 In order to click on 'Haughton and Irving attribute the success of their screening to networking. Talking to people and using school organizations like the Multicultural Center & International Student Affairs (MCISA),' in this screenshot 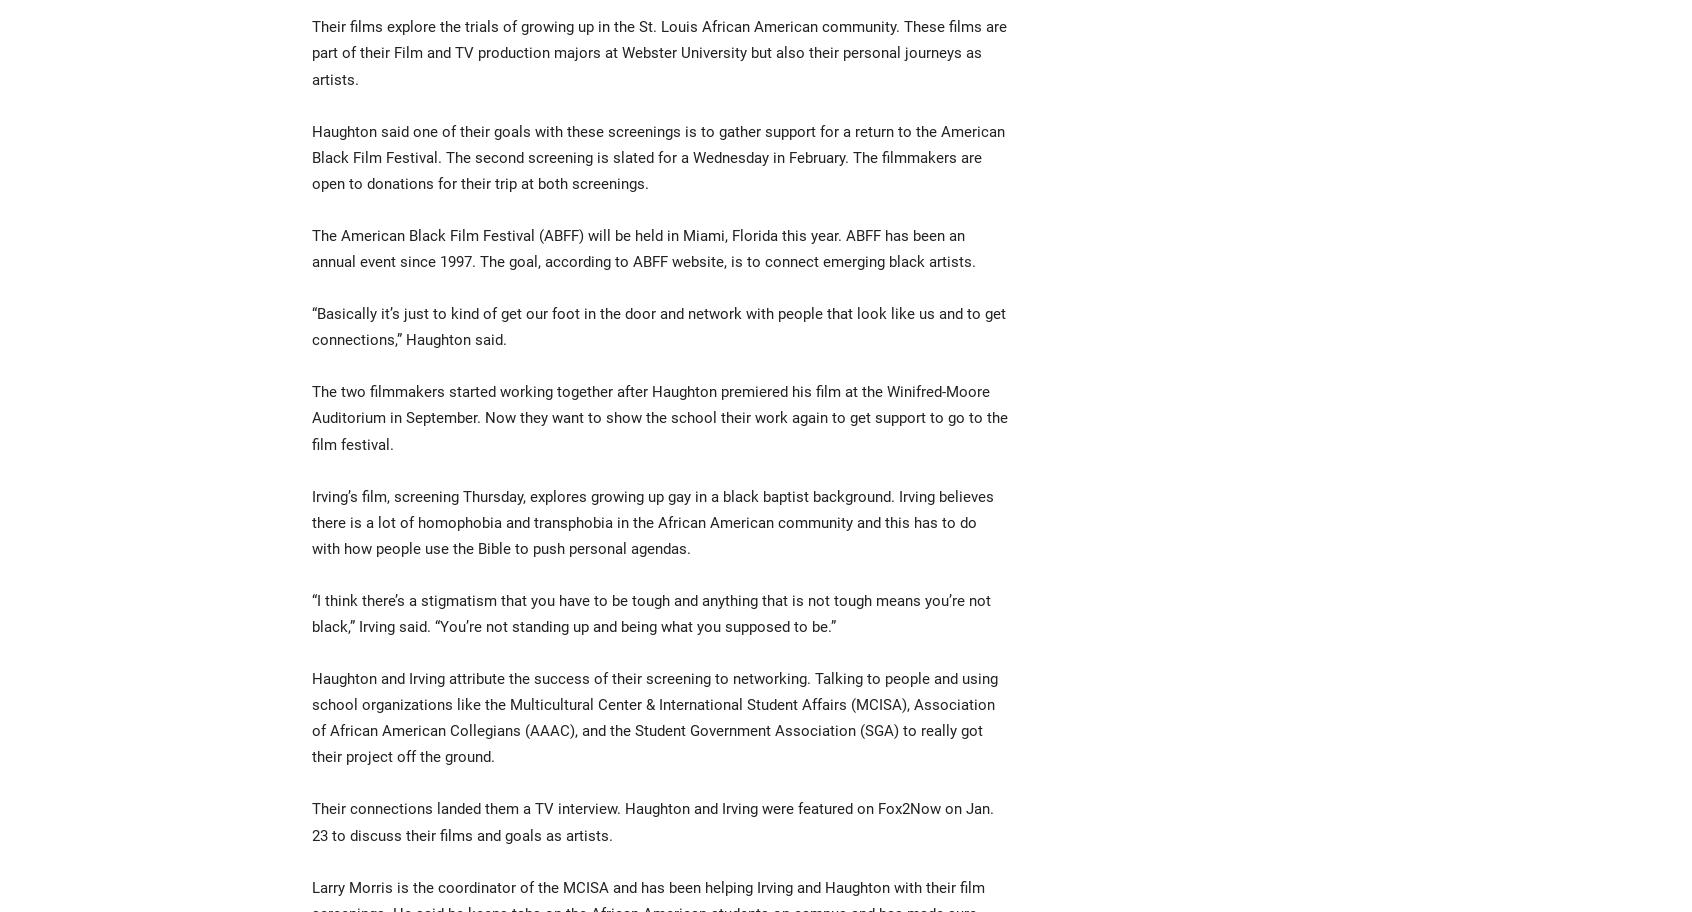, I will do `click(311, 692)`.